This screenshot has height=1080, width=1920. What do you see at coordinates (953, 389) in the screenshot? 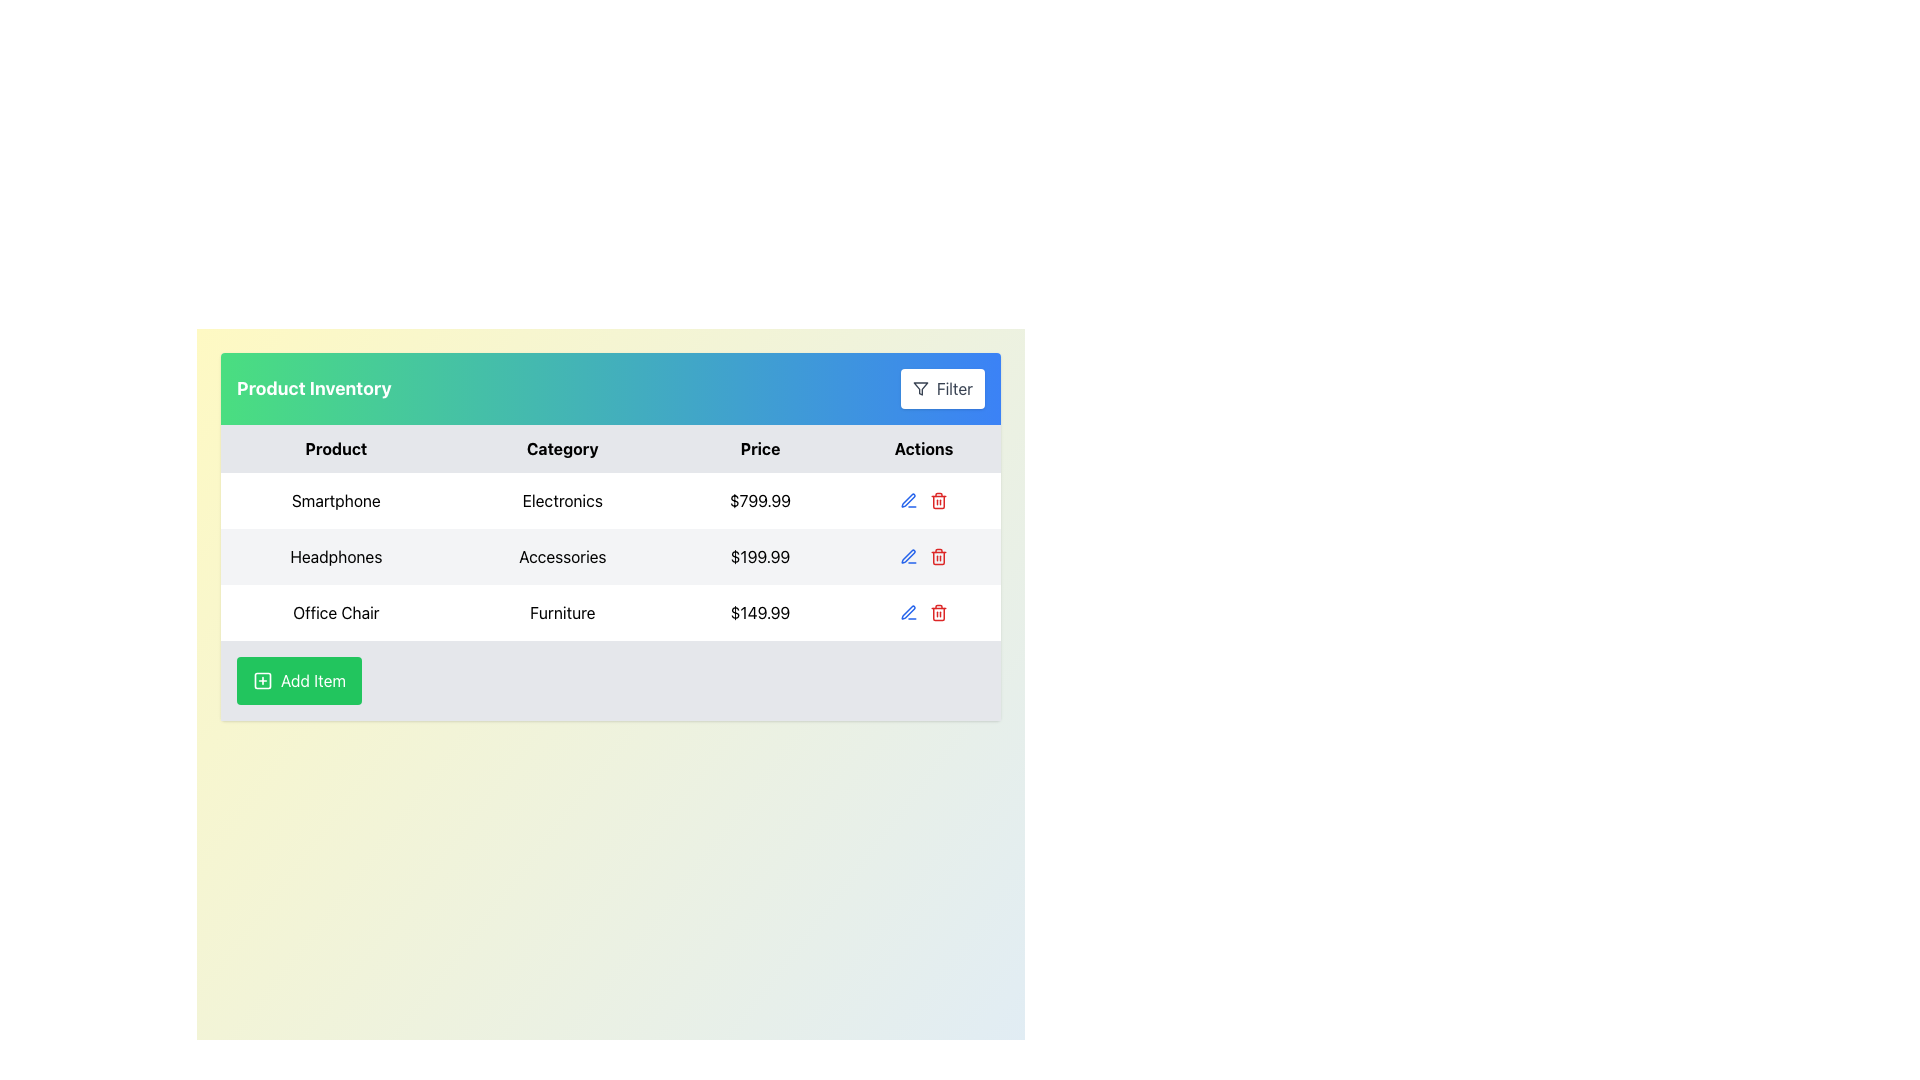
I see `the text label that accompanies the filter icon, located in the top-right section of the interface, above the 'Actions' column of the table` at bounding box center [953, 389].